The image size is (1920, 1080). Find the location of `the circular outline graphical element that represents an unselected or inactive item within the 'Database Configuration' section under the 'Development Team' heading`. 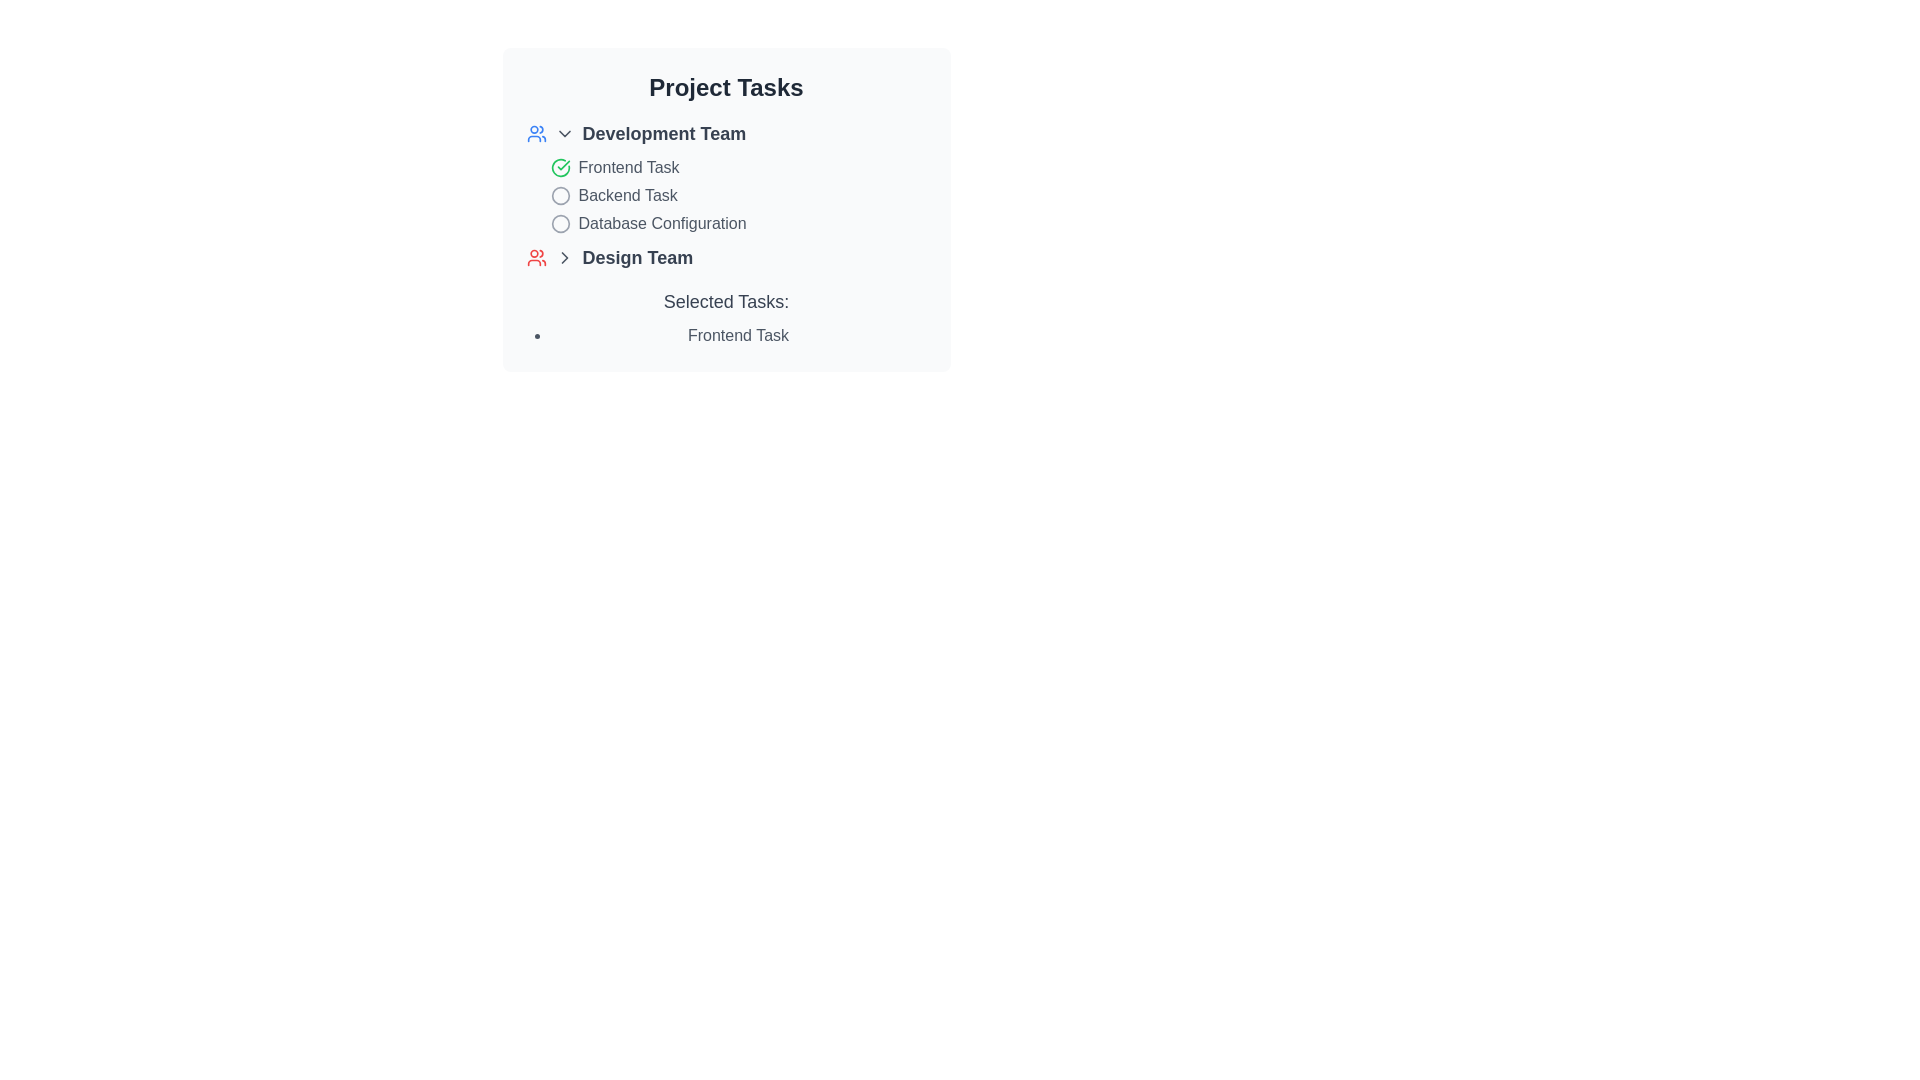

the circular outline graphical element that represents an unselected or inactive item within the 'Database Configuration' section under the 'Development Team' heading is located at coordinates (560, 196).